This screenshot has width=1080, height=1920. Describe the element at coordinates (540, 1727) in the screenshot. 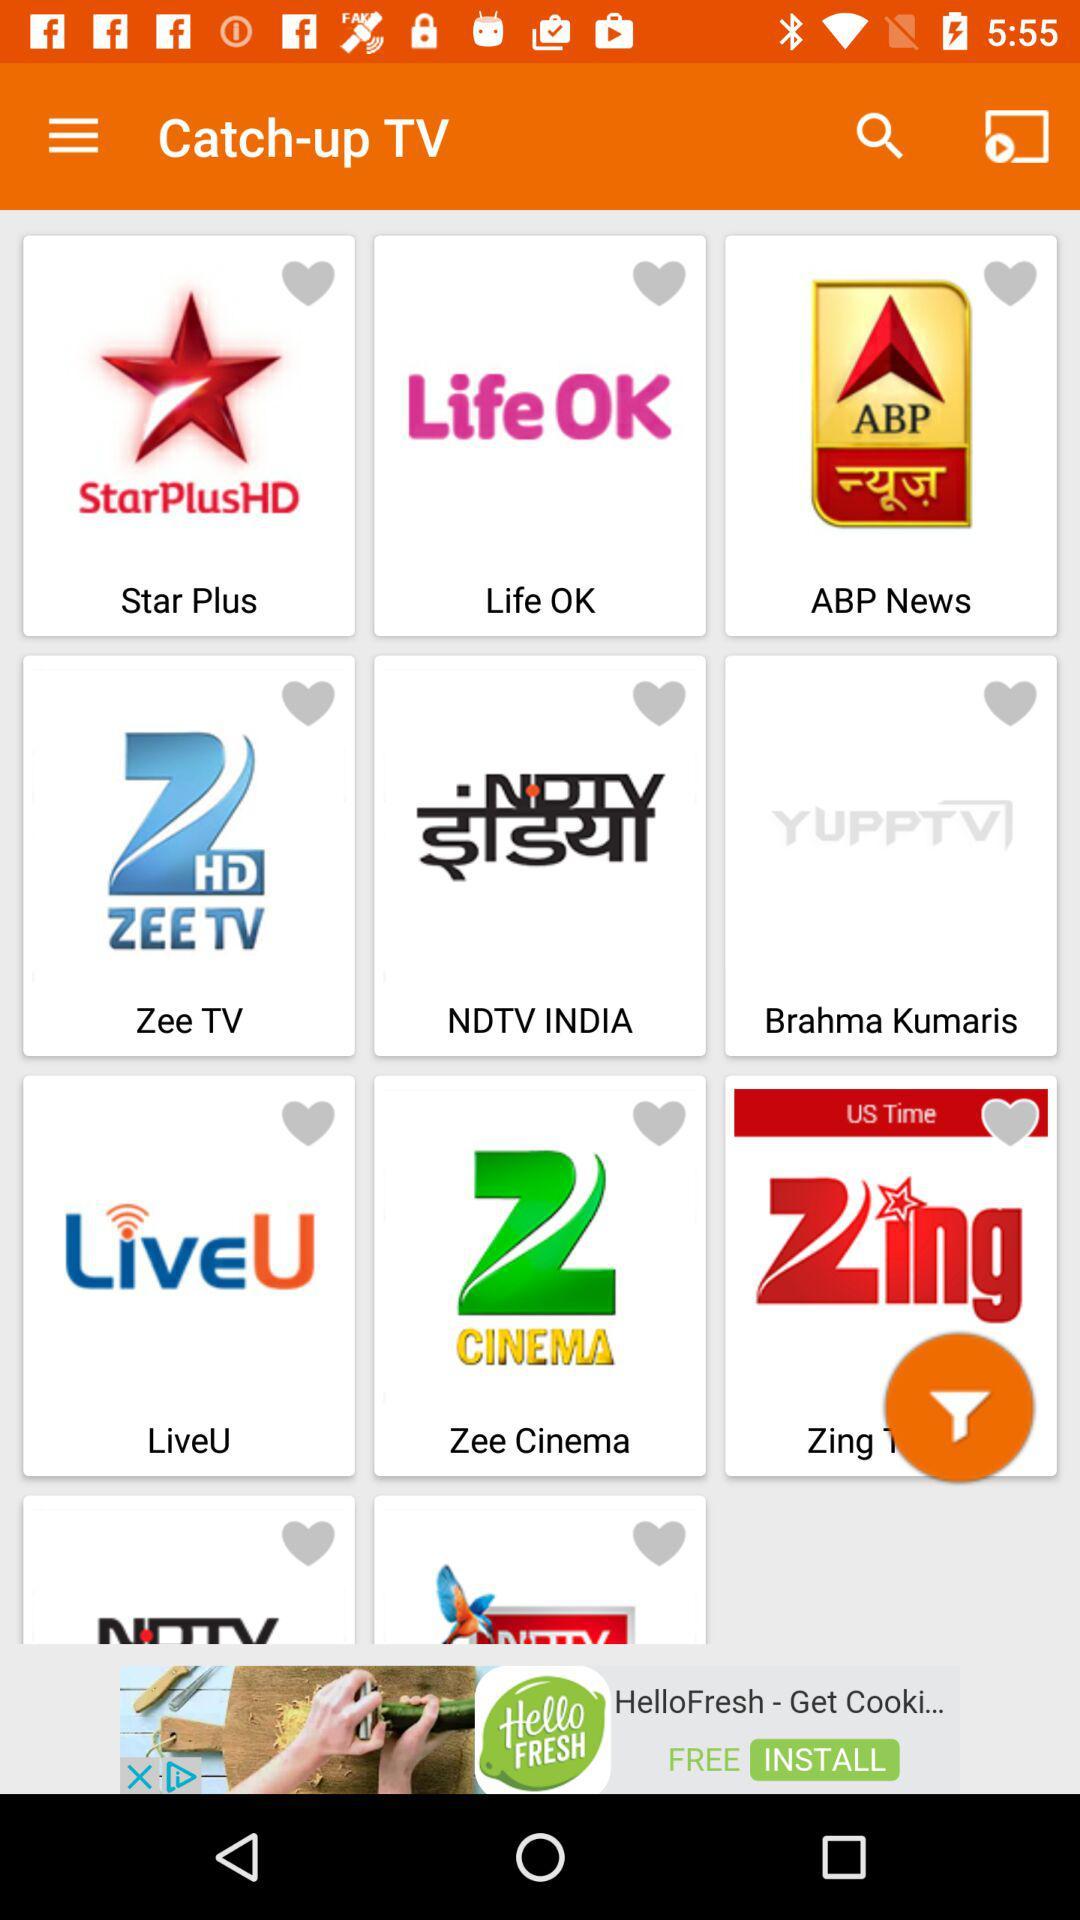

I see `advertisement page` at that location.